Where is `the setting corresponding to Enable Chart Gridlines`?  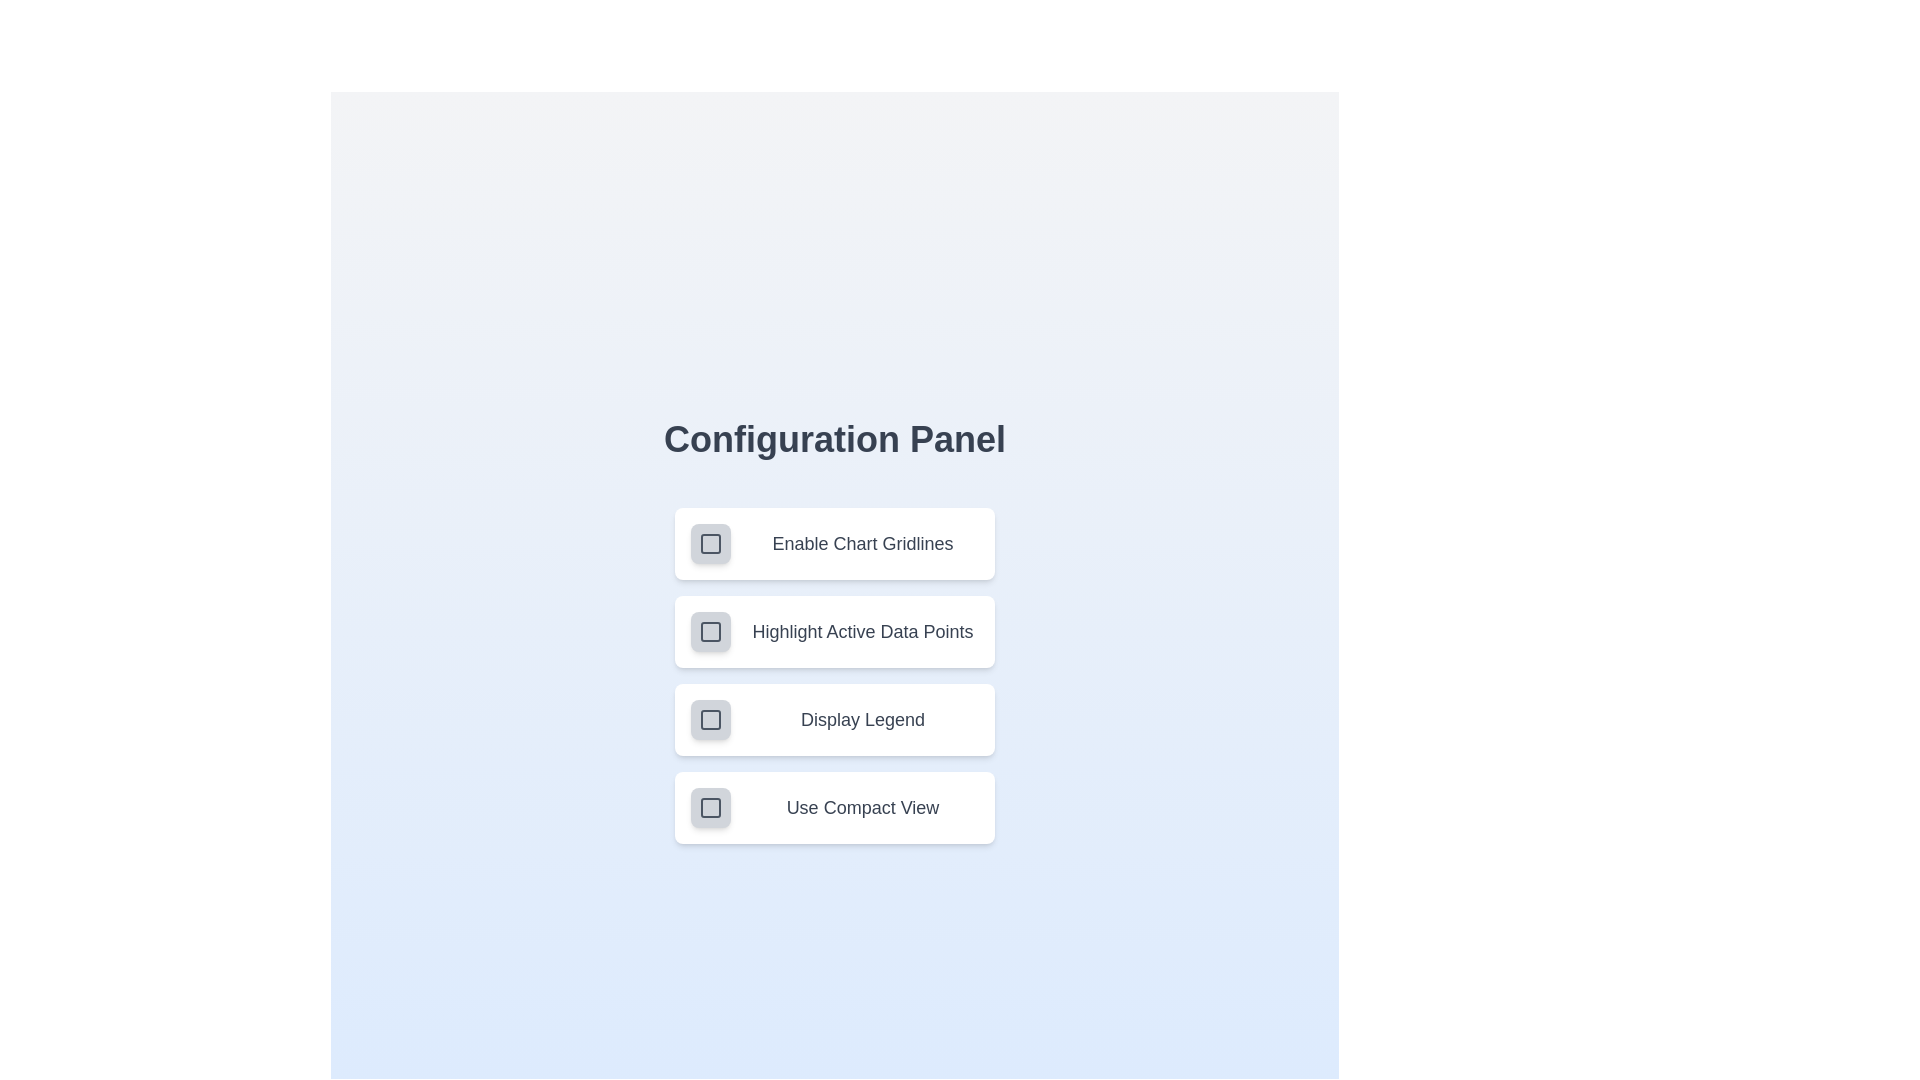 the setting corresponding to Enable Chart Gridlines is located at coordinates (710, 543).